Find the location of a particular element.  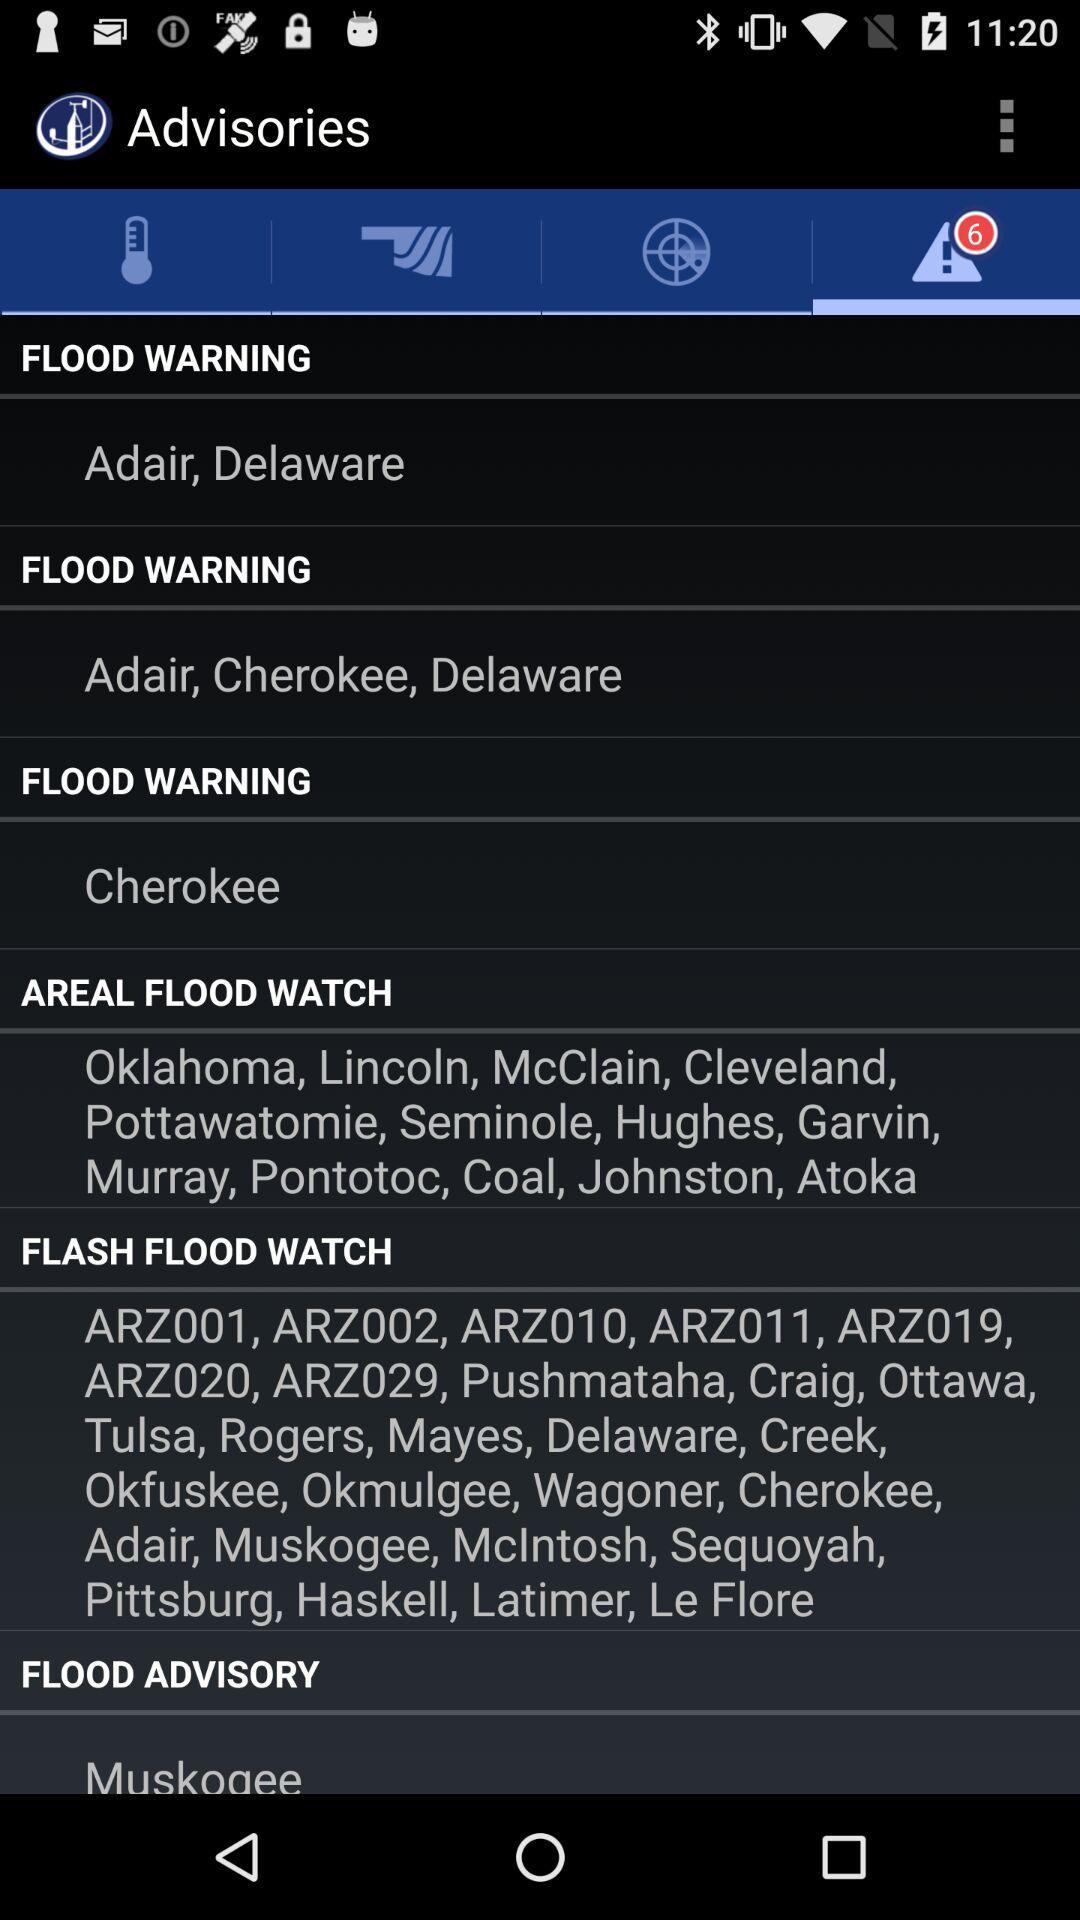

item above flash flood watch is located at coordinates (540, 1120).